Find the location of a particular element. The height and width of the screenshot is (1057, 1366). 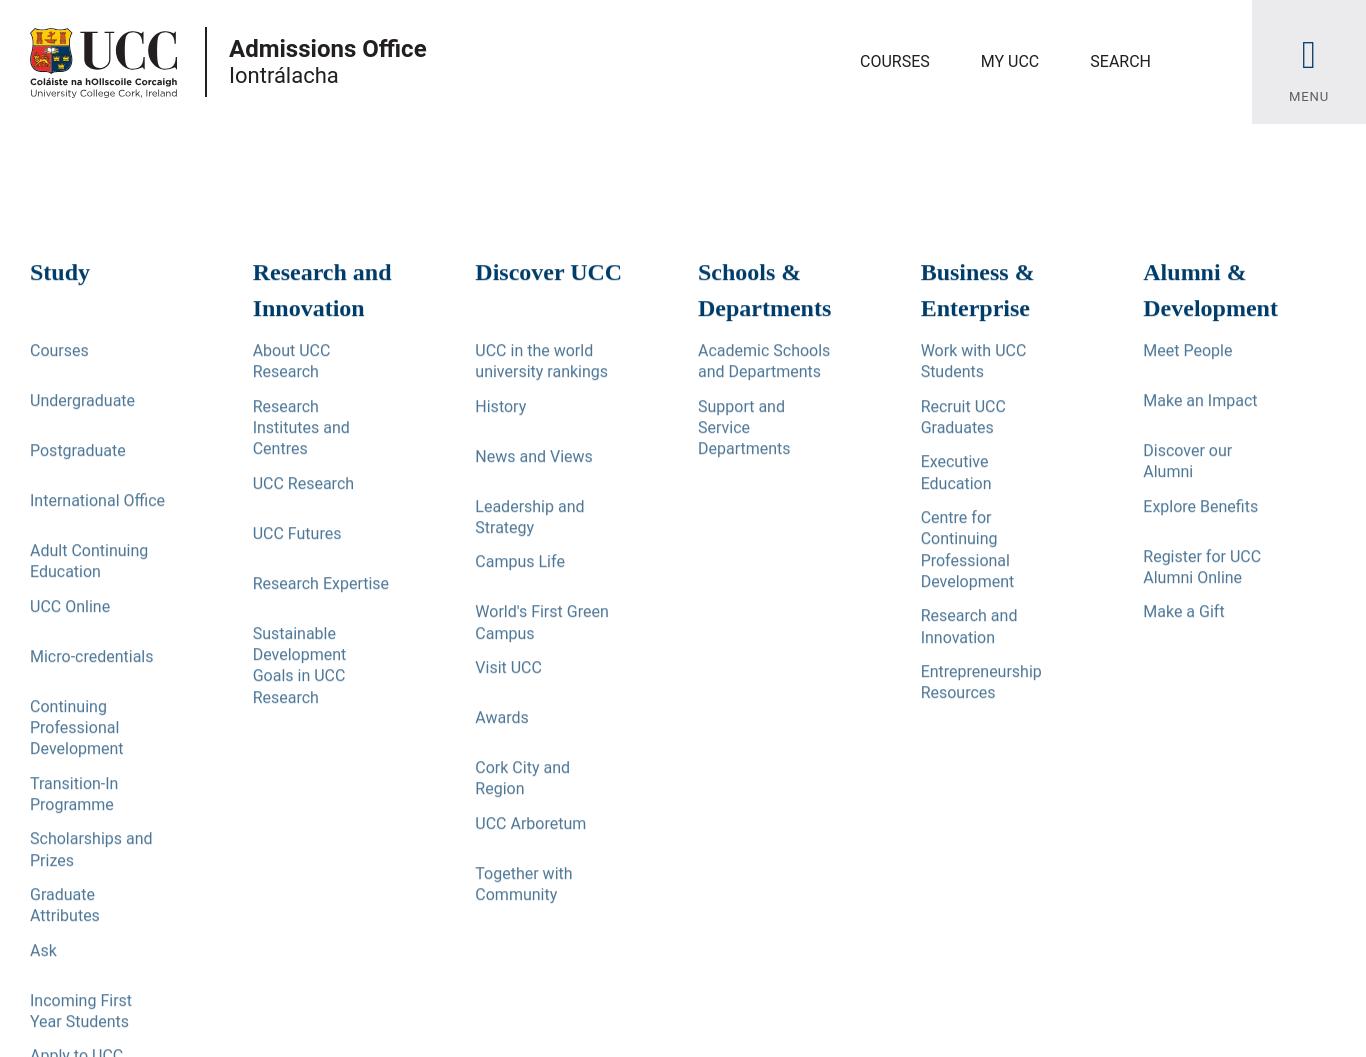

'Explore this Page' is located at coordinates (600, 426).